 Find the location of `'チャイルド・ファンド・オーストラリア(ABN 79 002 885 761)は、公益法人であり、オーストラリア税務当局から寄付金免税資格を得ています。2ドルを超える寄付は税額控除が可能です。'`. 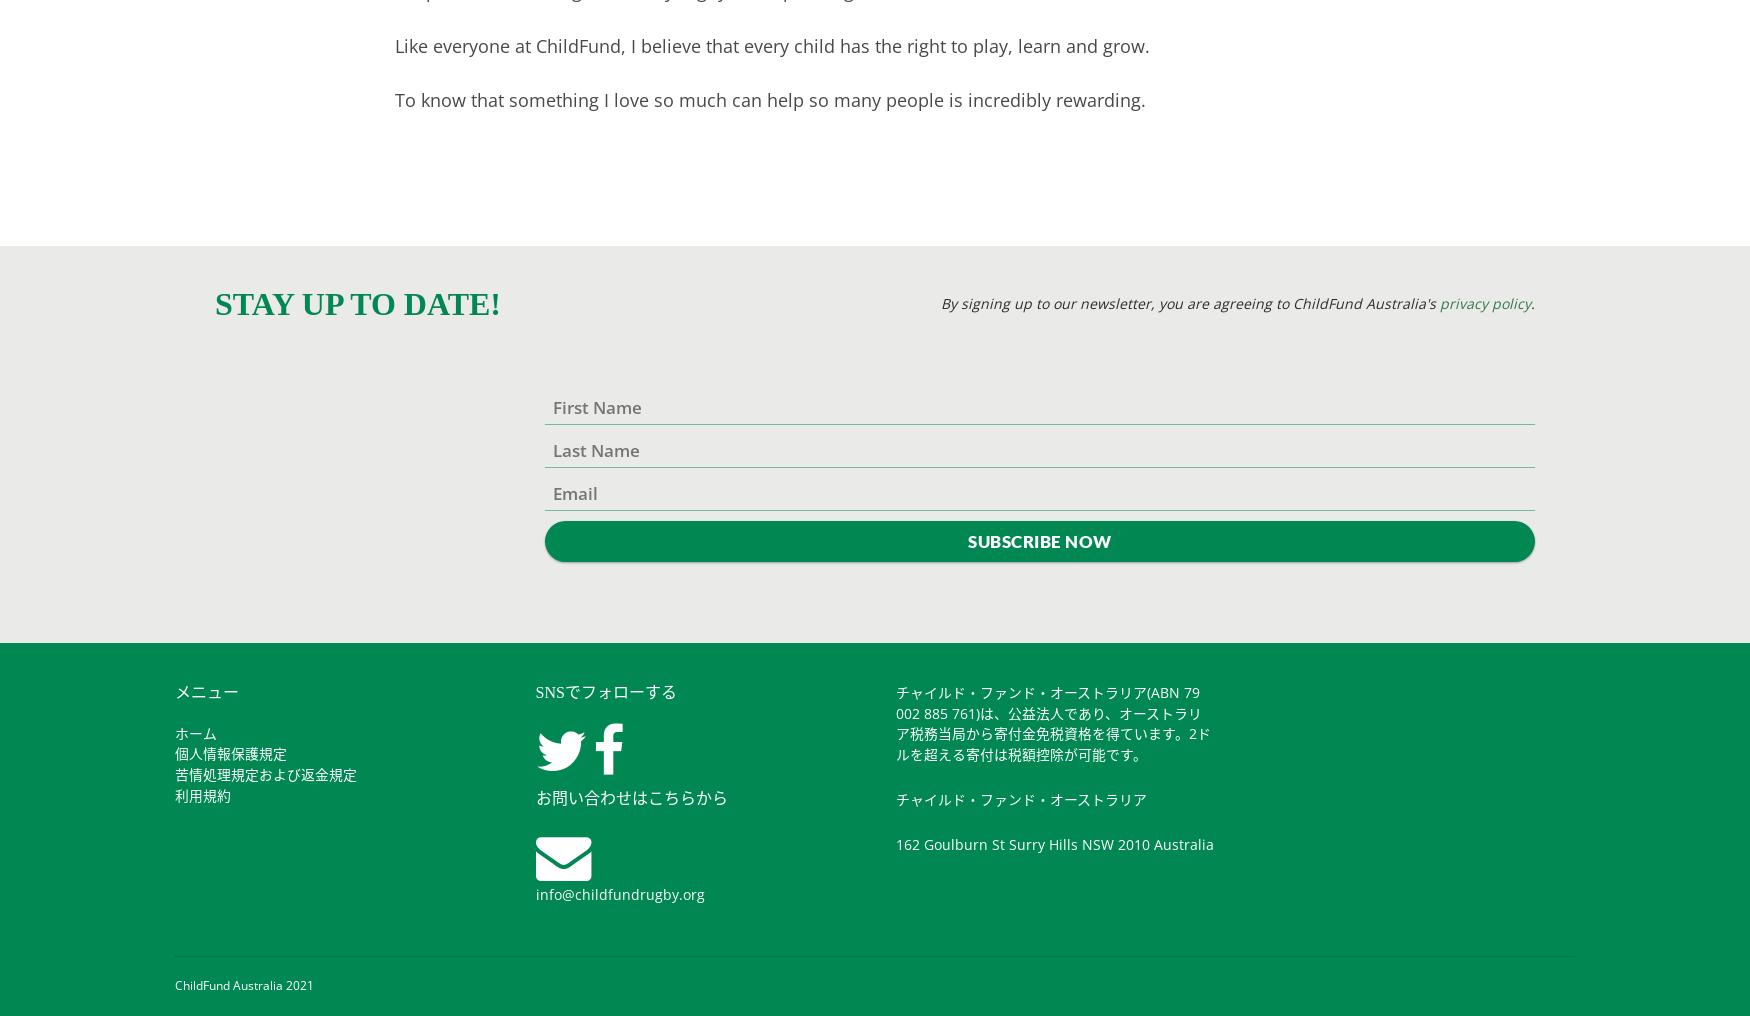

'チャイルド・ファンド・オーストラリア(ABN 79 002 885 761)は、公益法人であり、オーストラリア税務当局から寄付金免税資格を得ています。2ドルを超える寄付は税額控除が可能です。' is located at coordinates (895, 722).